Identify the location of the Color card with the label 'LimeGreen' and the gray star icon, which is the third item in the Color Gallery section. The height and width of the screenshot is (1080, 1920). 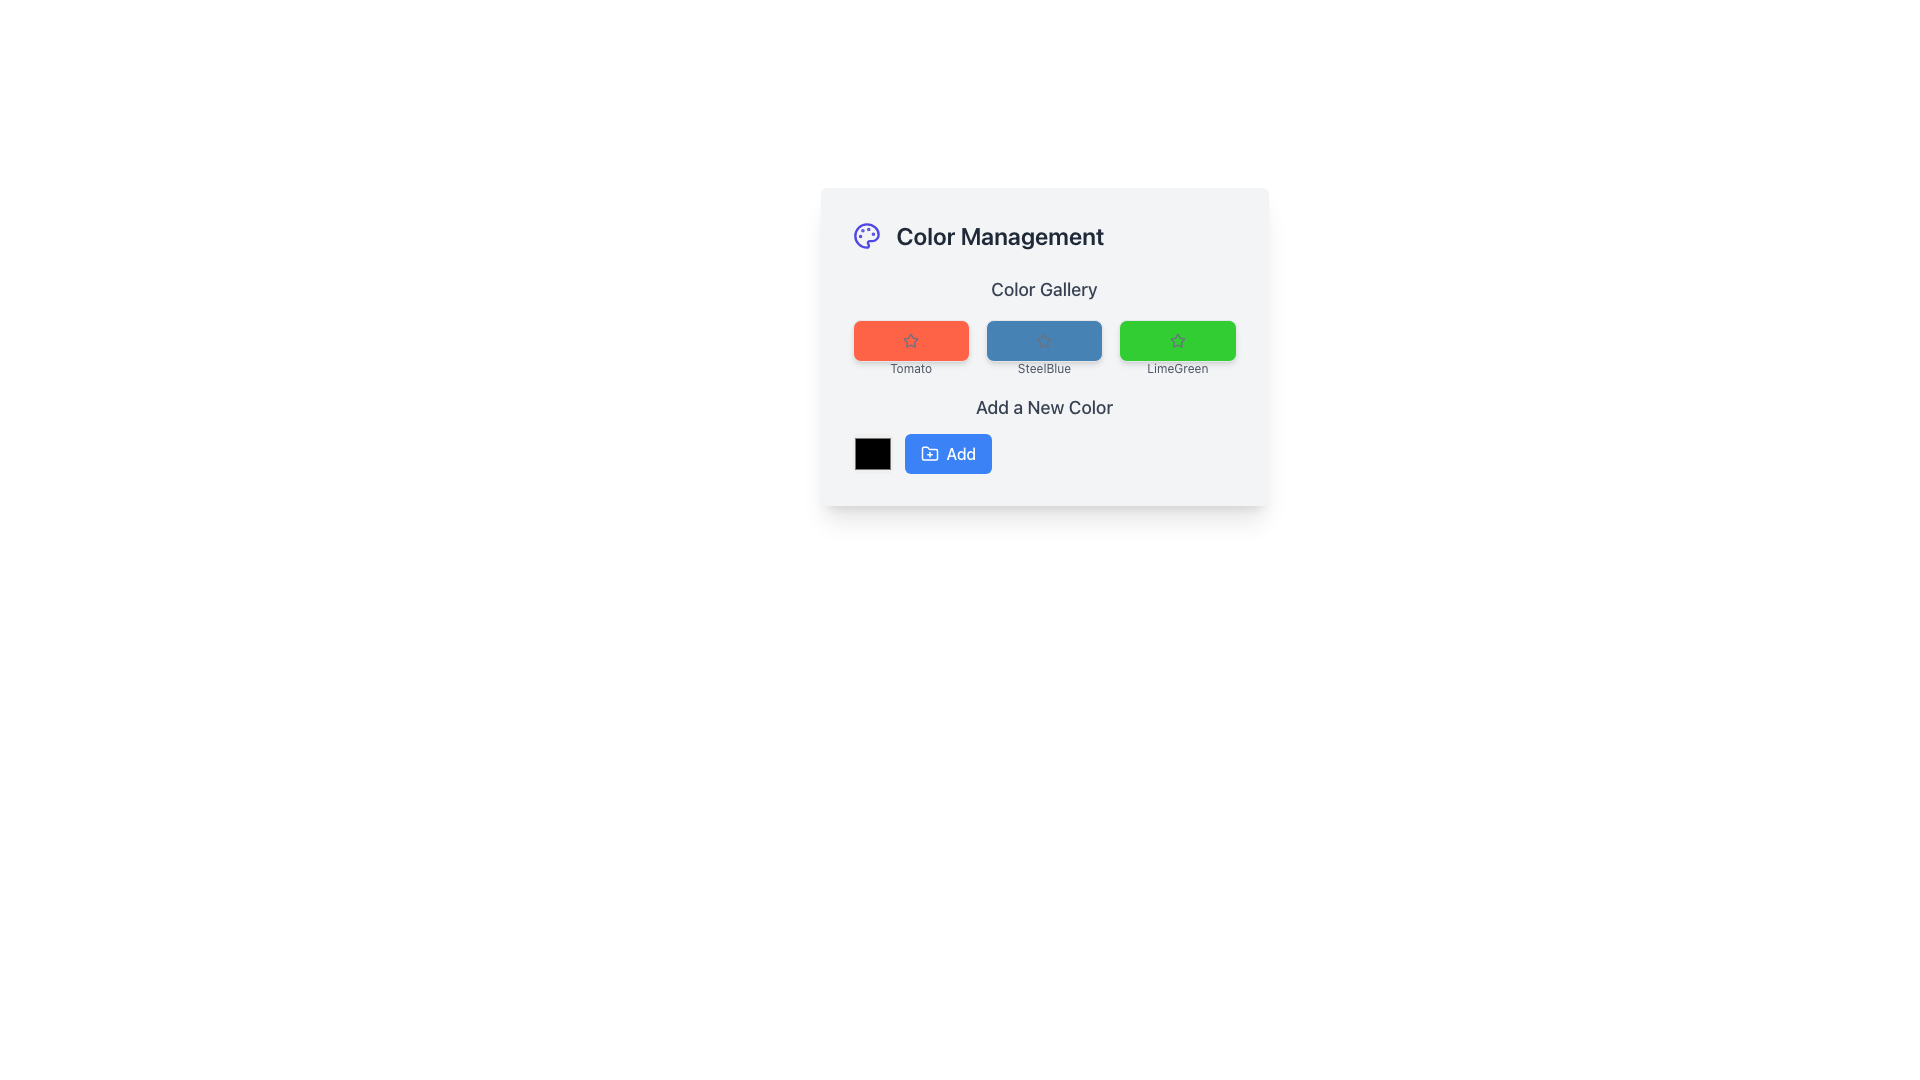
(1177, 339).